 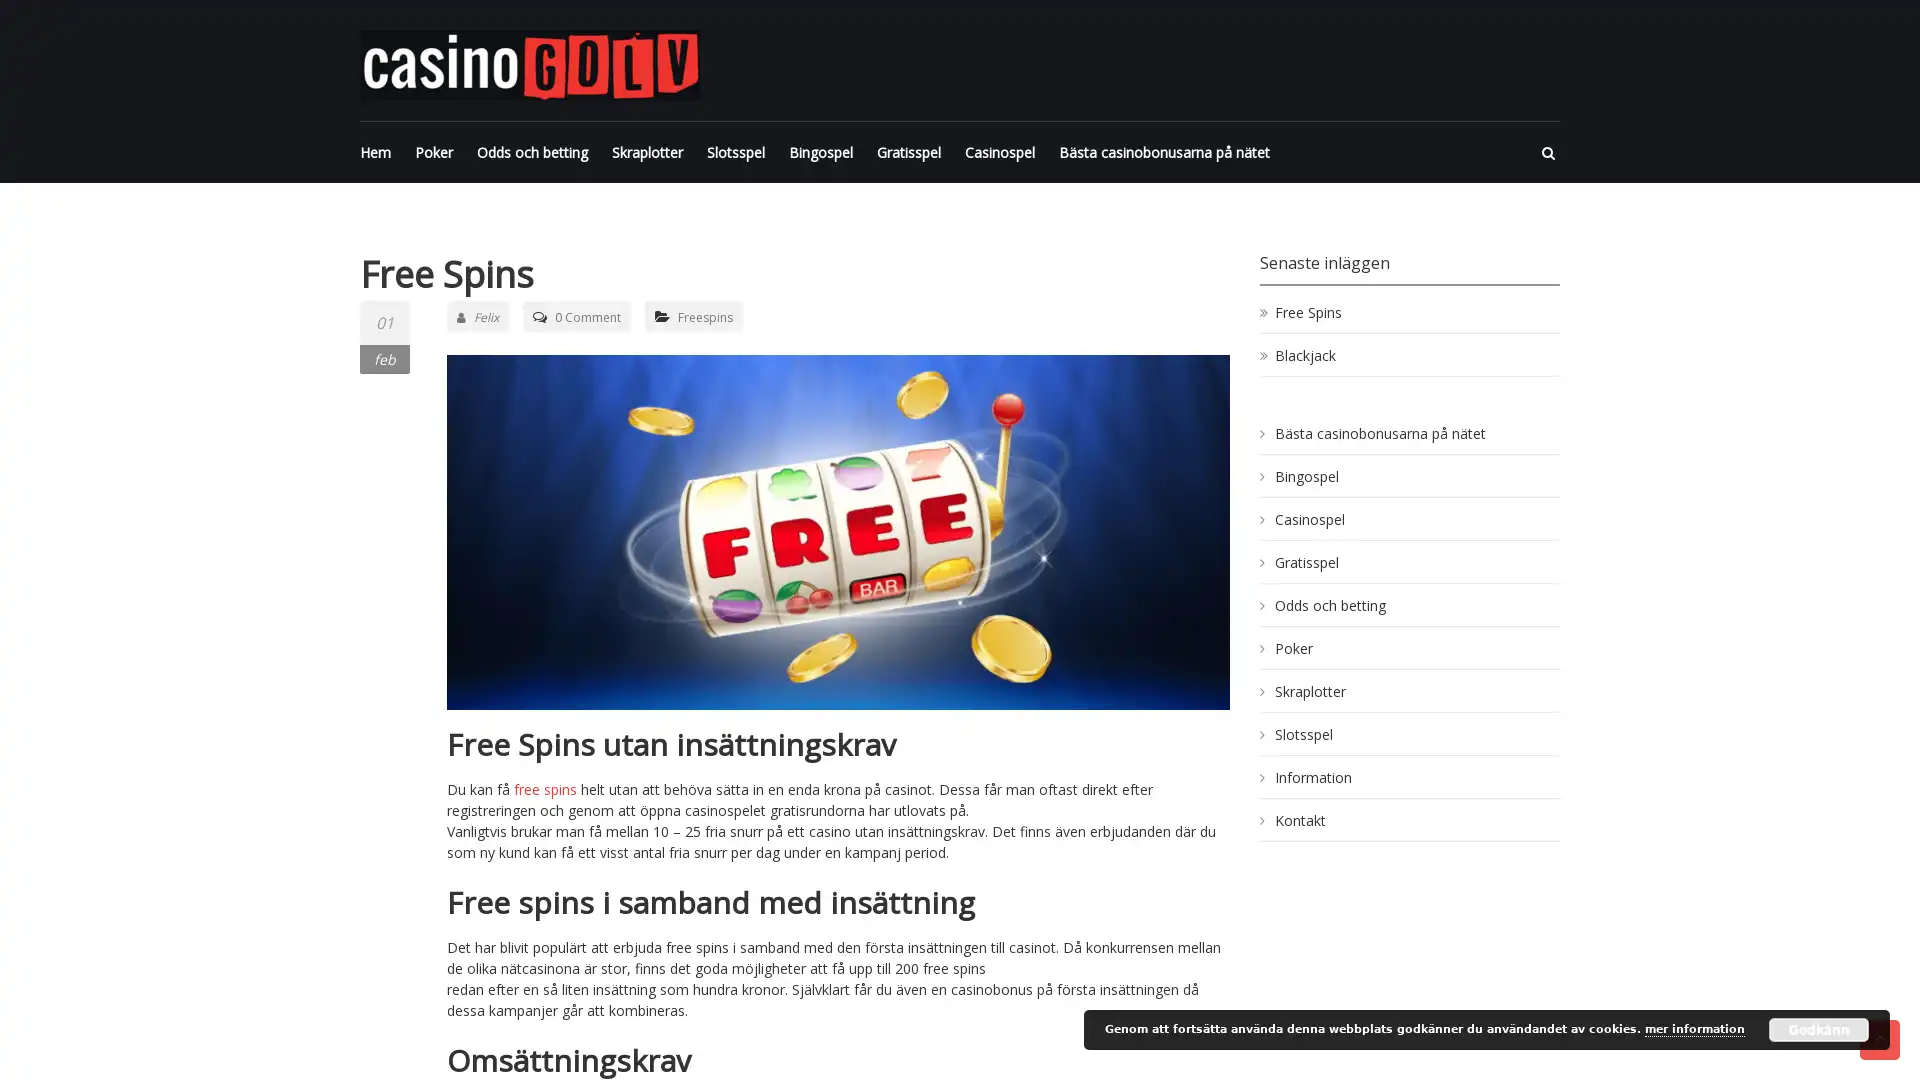 What do you see at coordinates (1819, 1029) in the screenshot?
I see `Godkann` at bounding box center [1819, 1029].